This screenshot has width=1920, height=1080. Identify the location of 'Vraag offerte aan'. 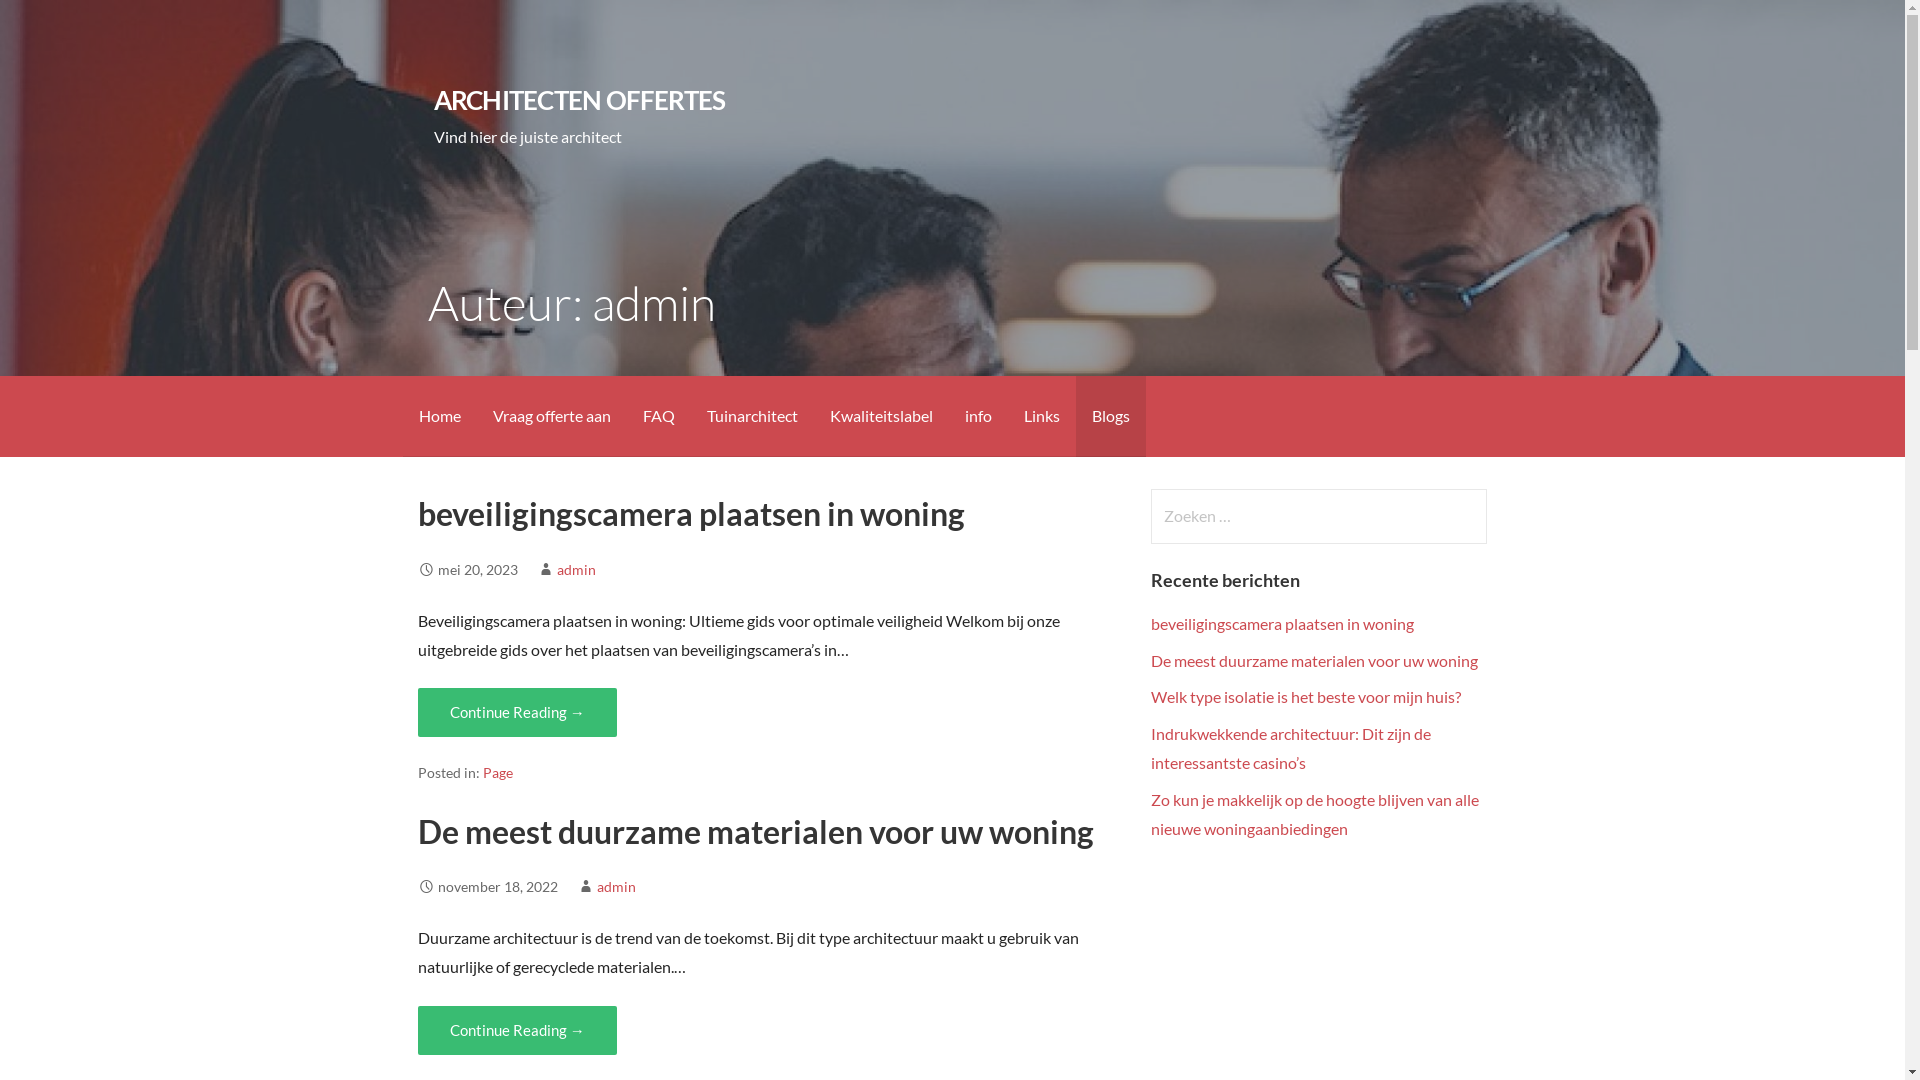
(551, 415).